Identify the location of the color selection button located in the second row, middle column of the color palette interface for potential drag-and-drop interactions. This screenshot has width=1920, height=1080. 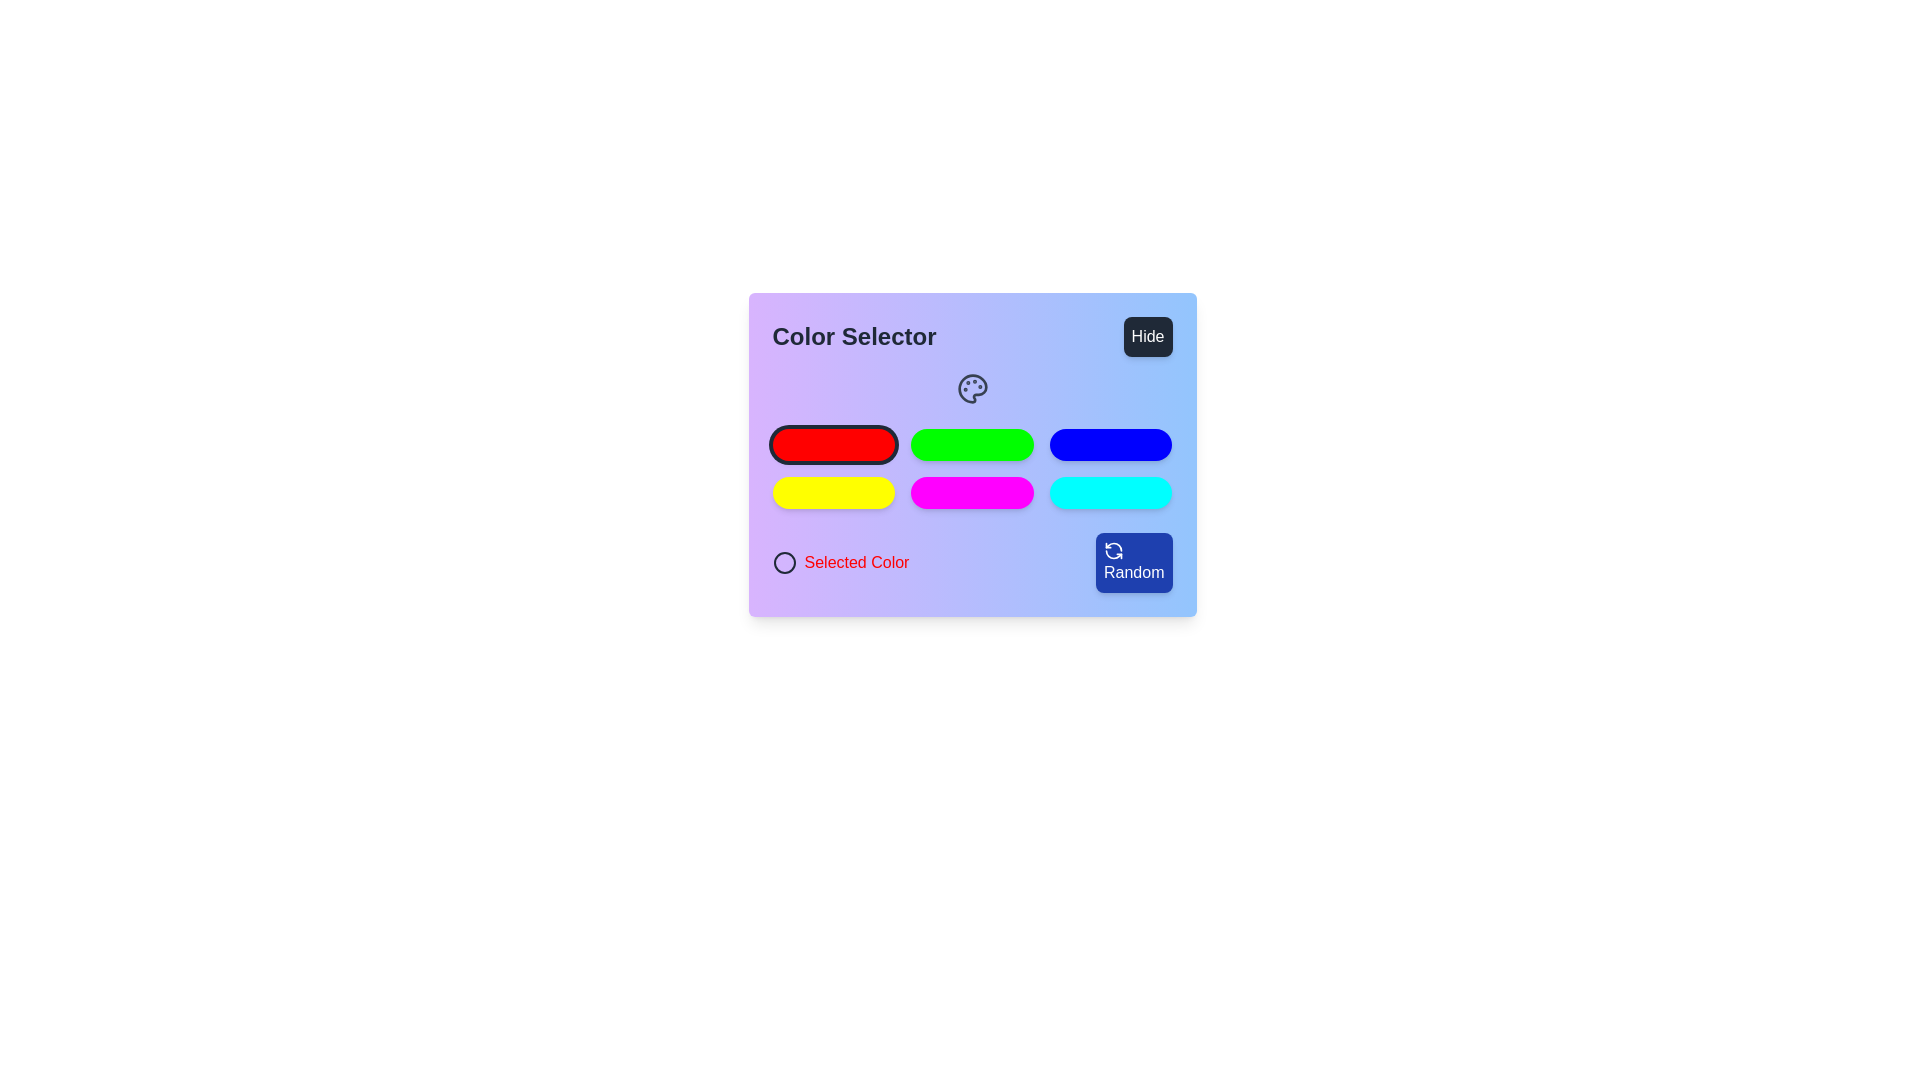
(972, 493).